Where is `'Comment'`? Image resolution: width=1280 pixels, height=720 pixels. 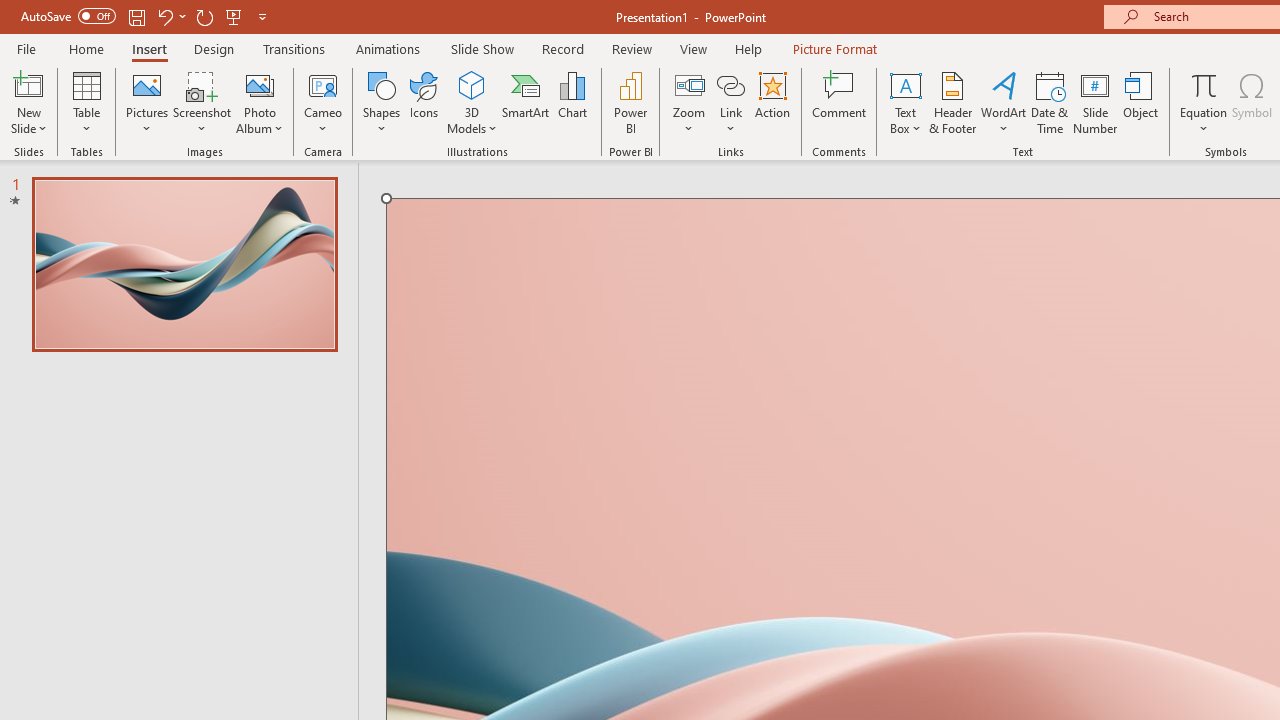
'Comment' is located at coordinates (839, 103).